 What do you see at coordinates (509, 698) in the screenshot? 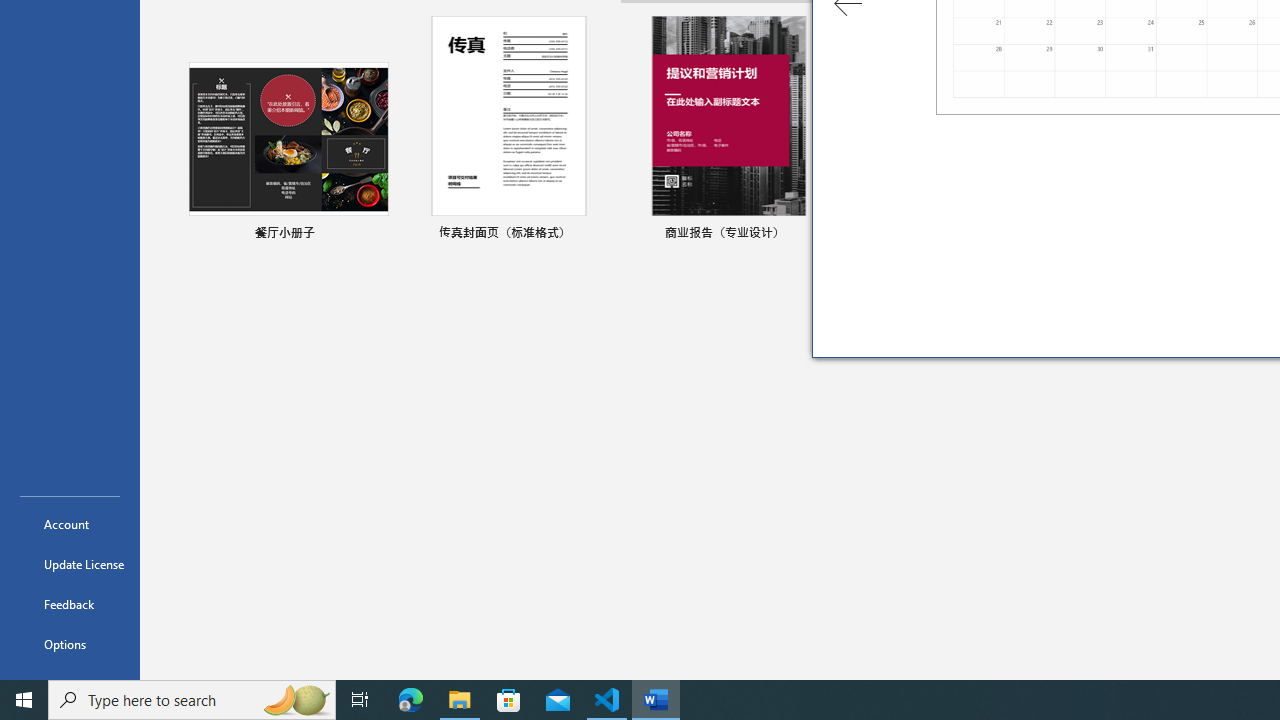
I see `'Microsoft Store'` at bounding box center [509, 698].